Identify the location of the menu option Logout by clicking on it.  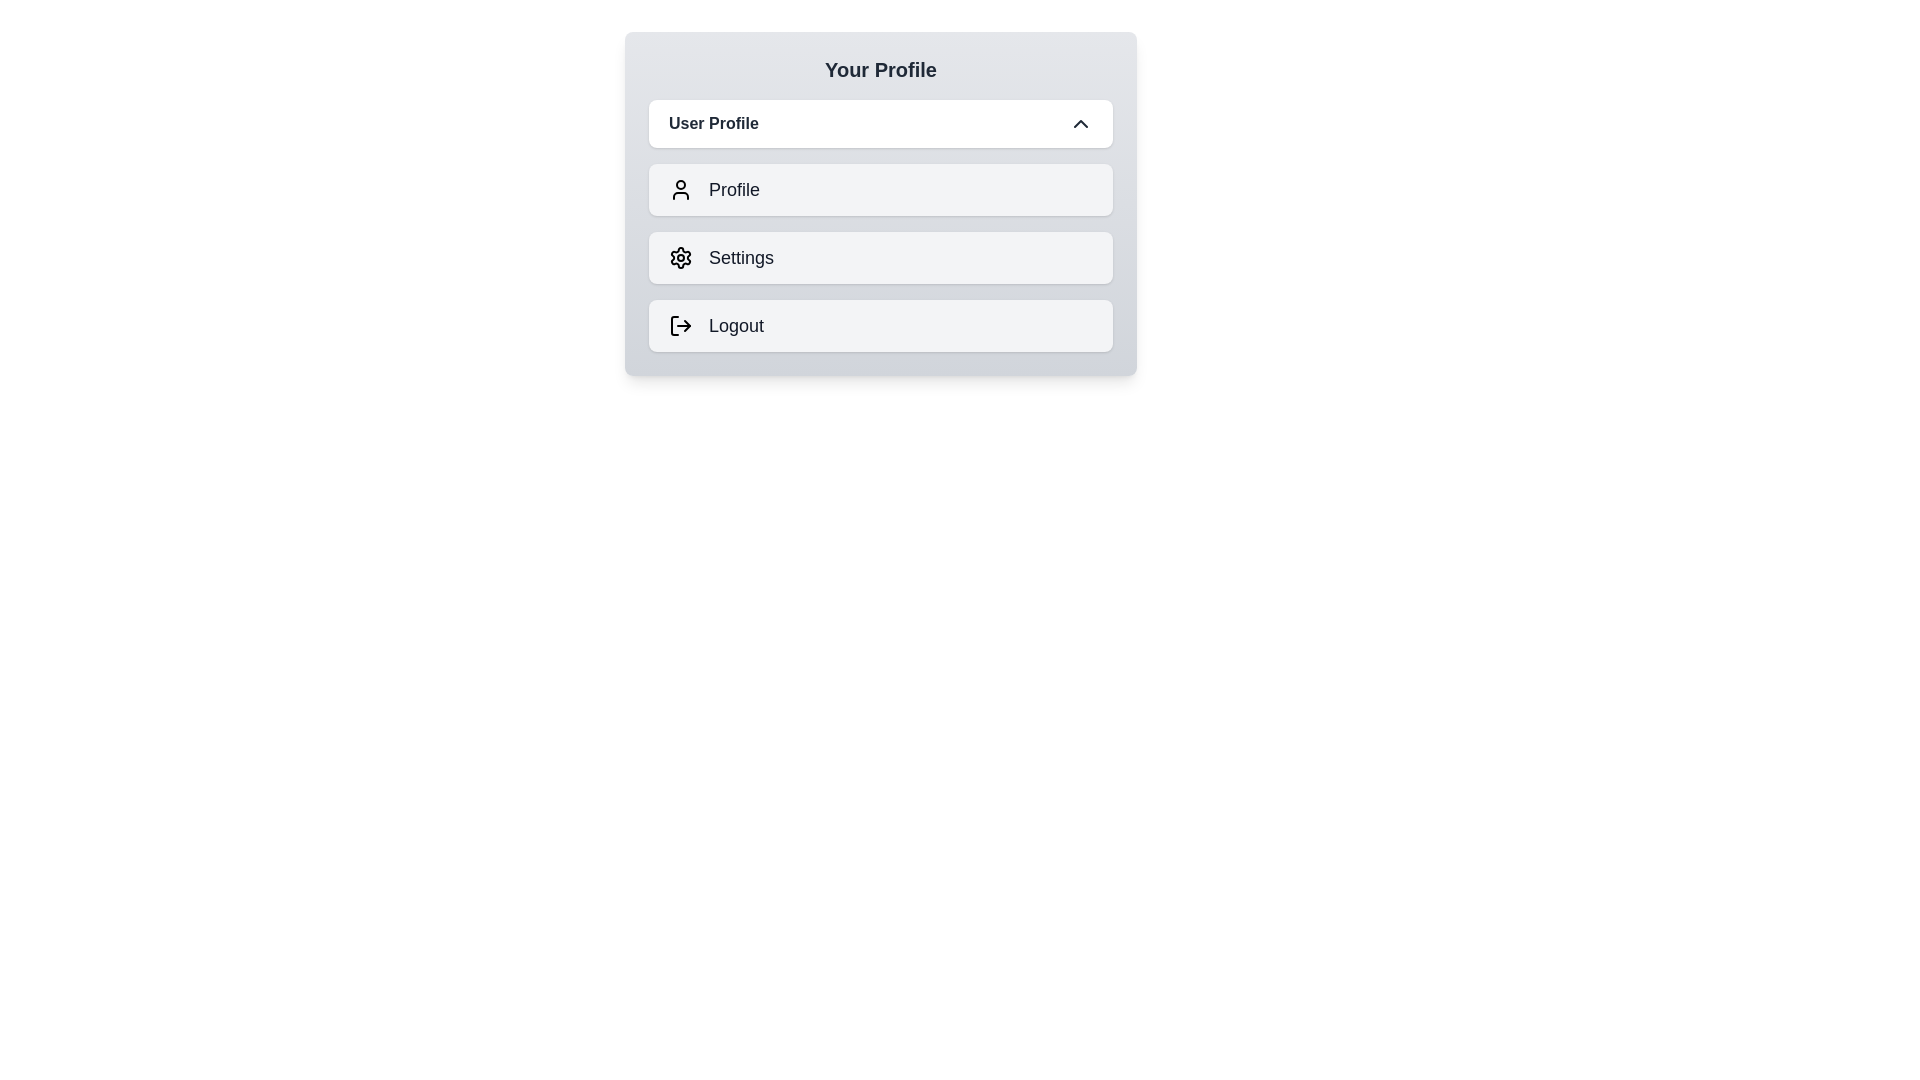
(880, 325).